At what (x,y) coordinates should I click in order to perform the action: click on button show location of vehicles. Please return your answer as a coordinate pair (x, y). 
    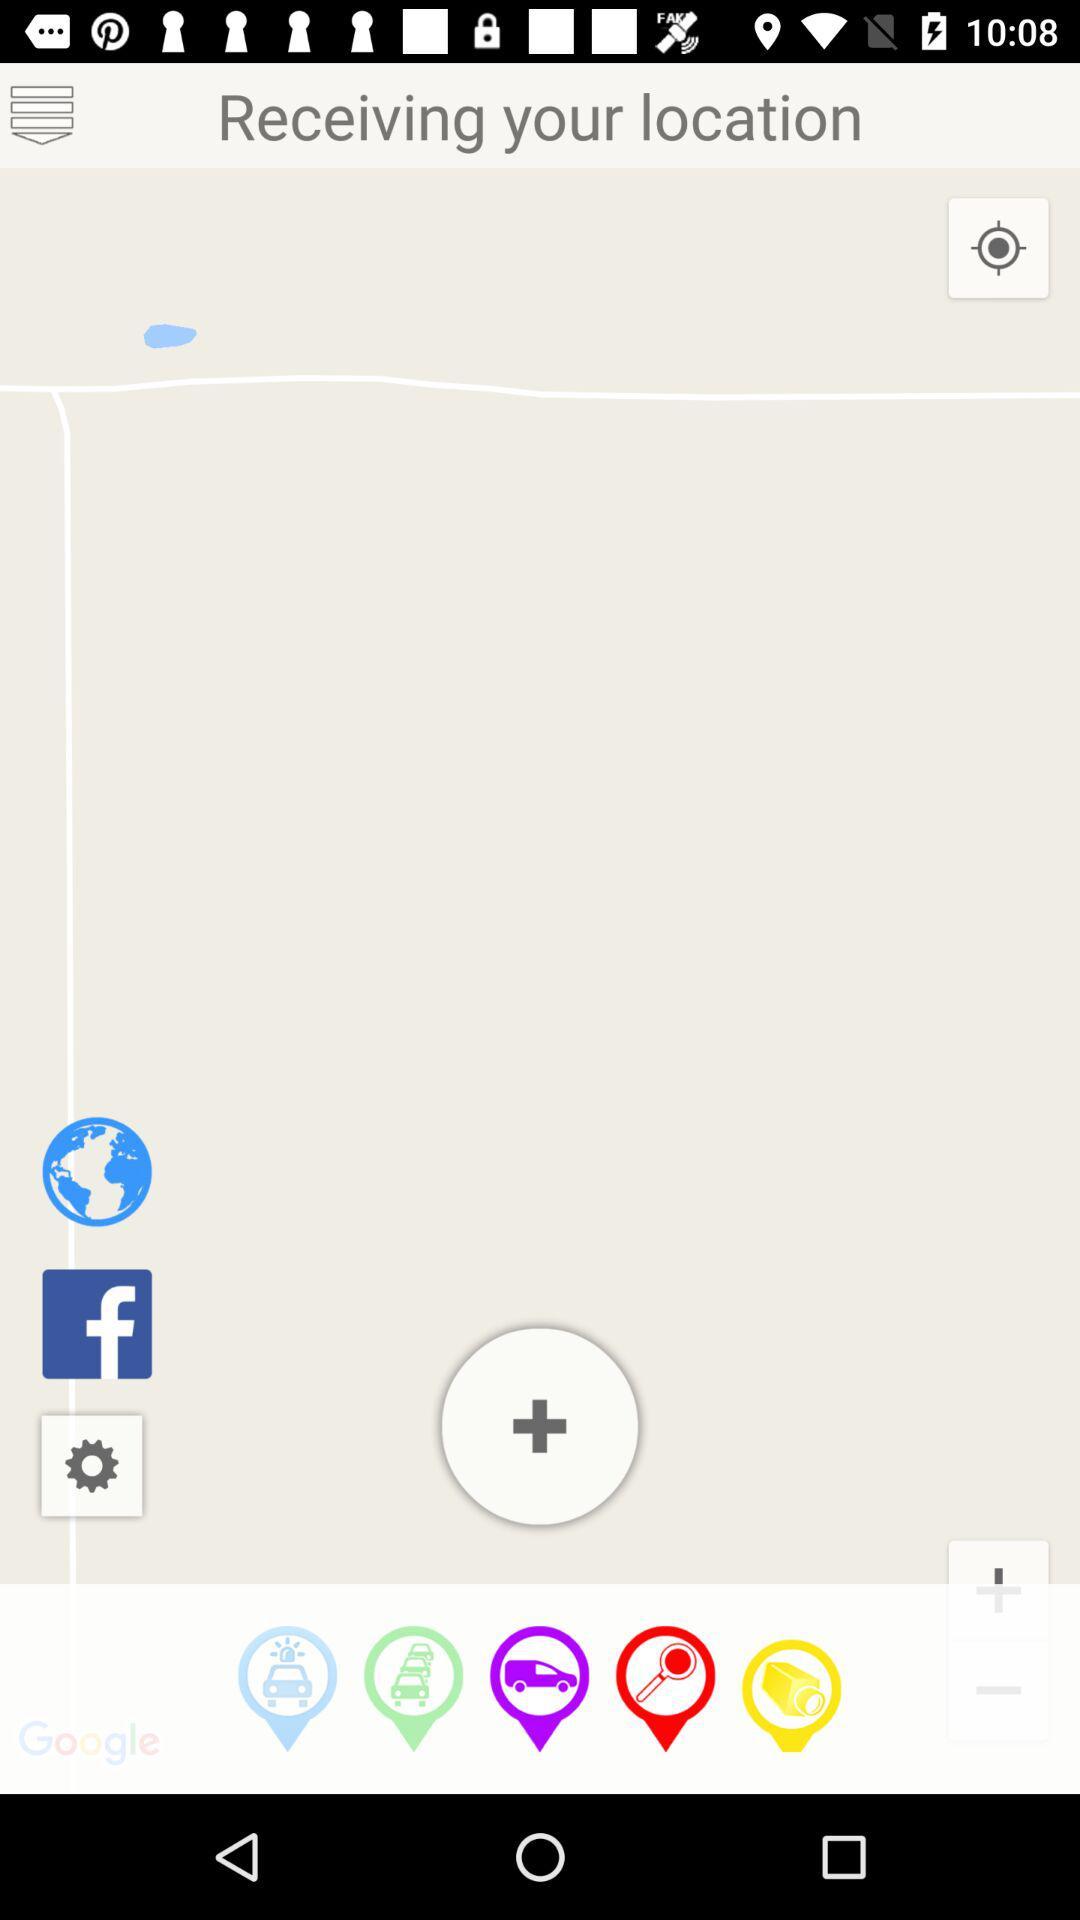
    Looking at the image, I should click on (540, 1688).